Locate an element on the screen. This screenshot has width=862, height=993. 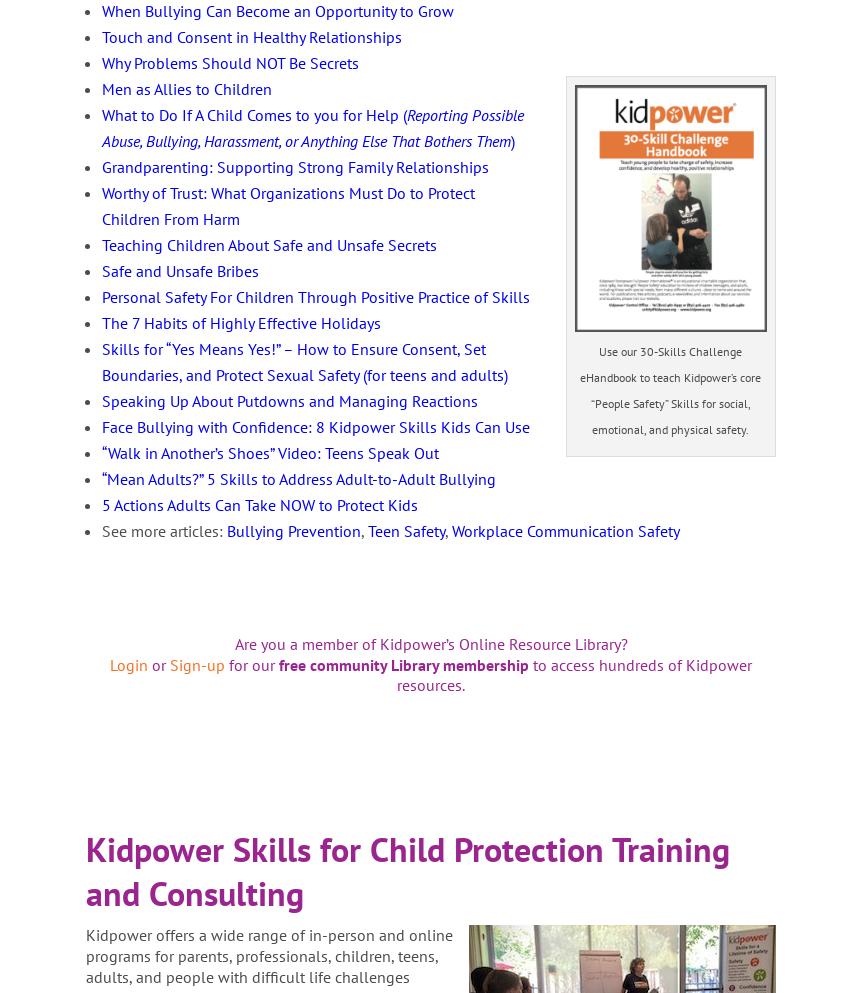
'Bullying Prevention' is located at coordinates (225, 530).